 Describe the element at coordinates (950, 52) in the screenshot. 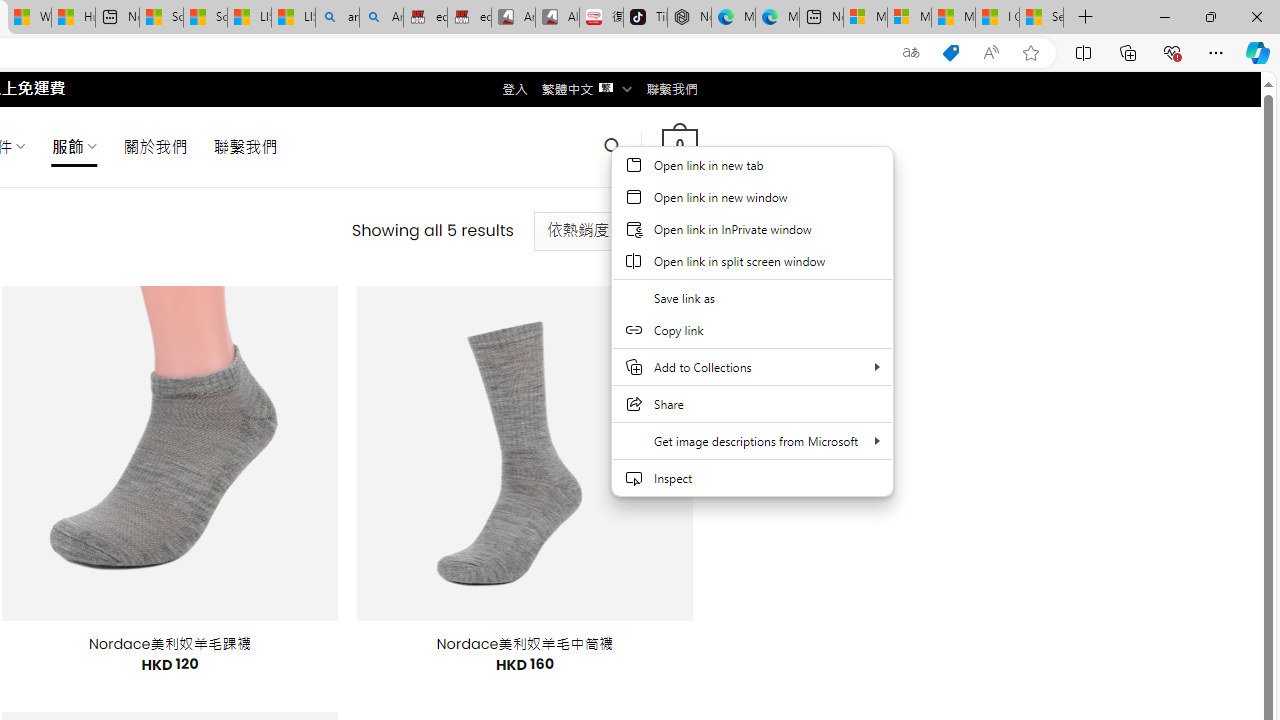

I see `'This site has coupons! Shopping in Microsoft Edge'` at that location.